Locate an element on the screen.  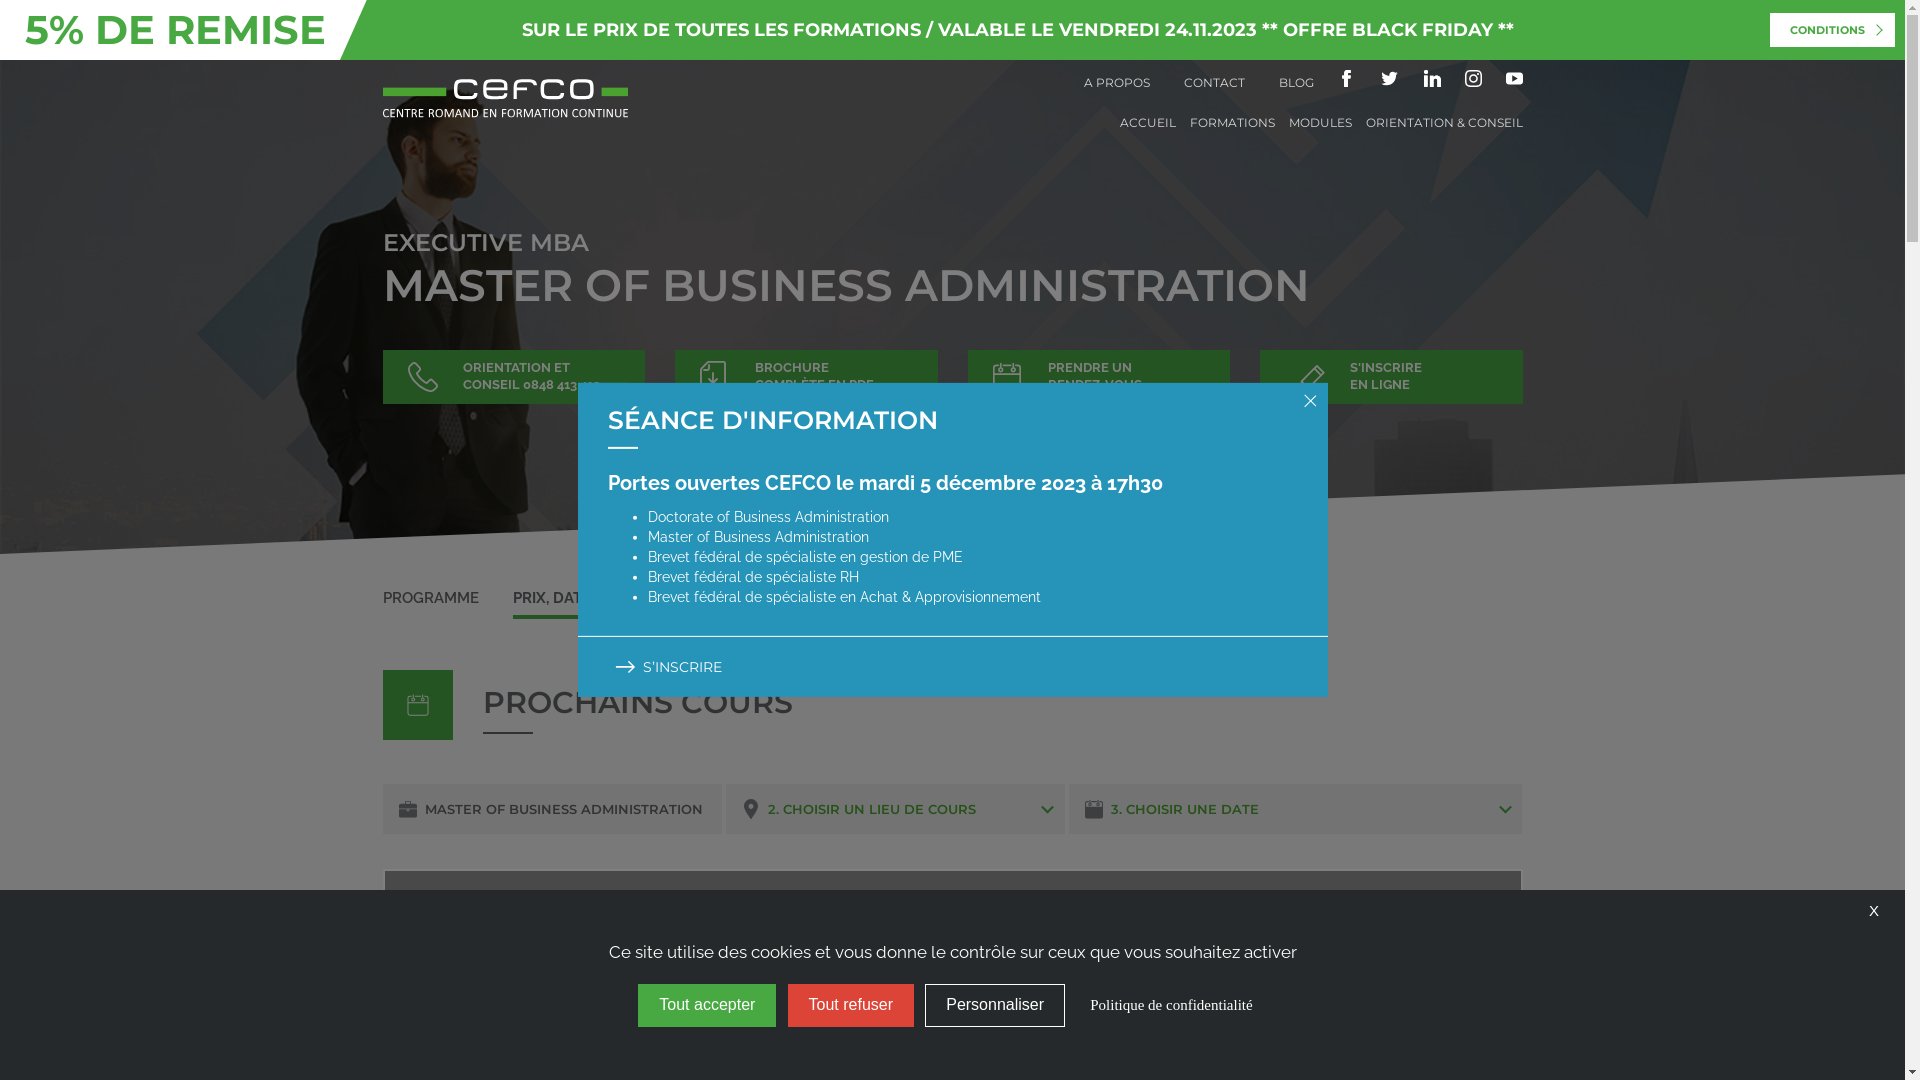
'PRENDRE UN is located at coordinates (1098, 377).